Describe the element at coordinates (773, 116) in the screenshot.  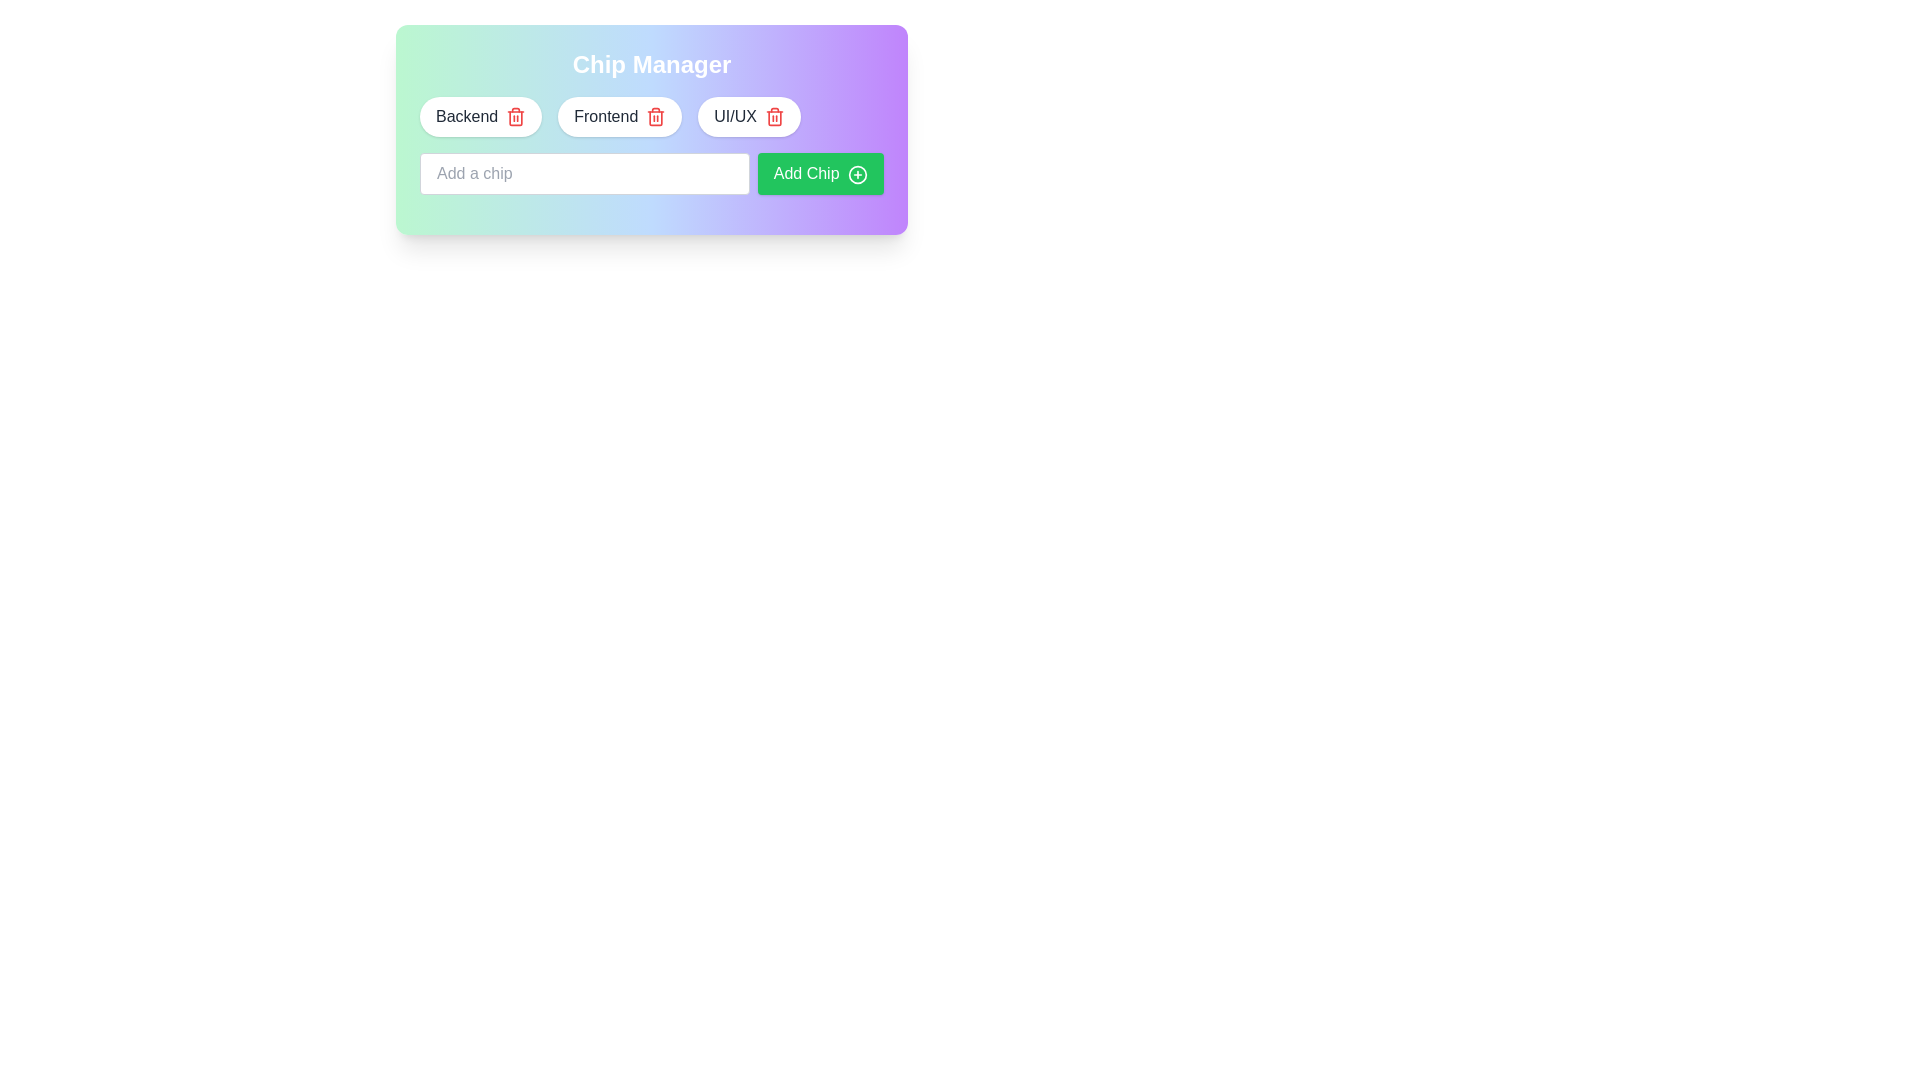
I see `the delete icon button located immediately to the right of the 'UI/UX' label within the third rounded rectangular chip under the 'Chip Manager' title` at that location.